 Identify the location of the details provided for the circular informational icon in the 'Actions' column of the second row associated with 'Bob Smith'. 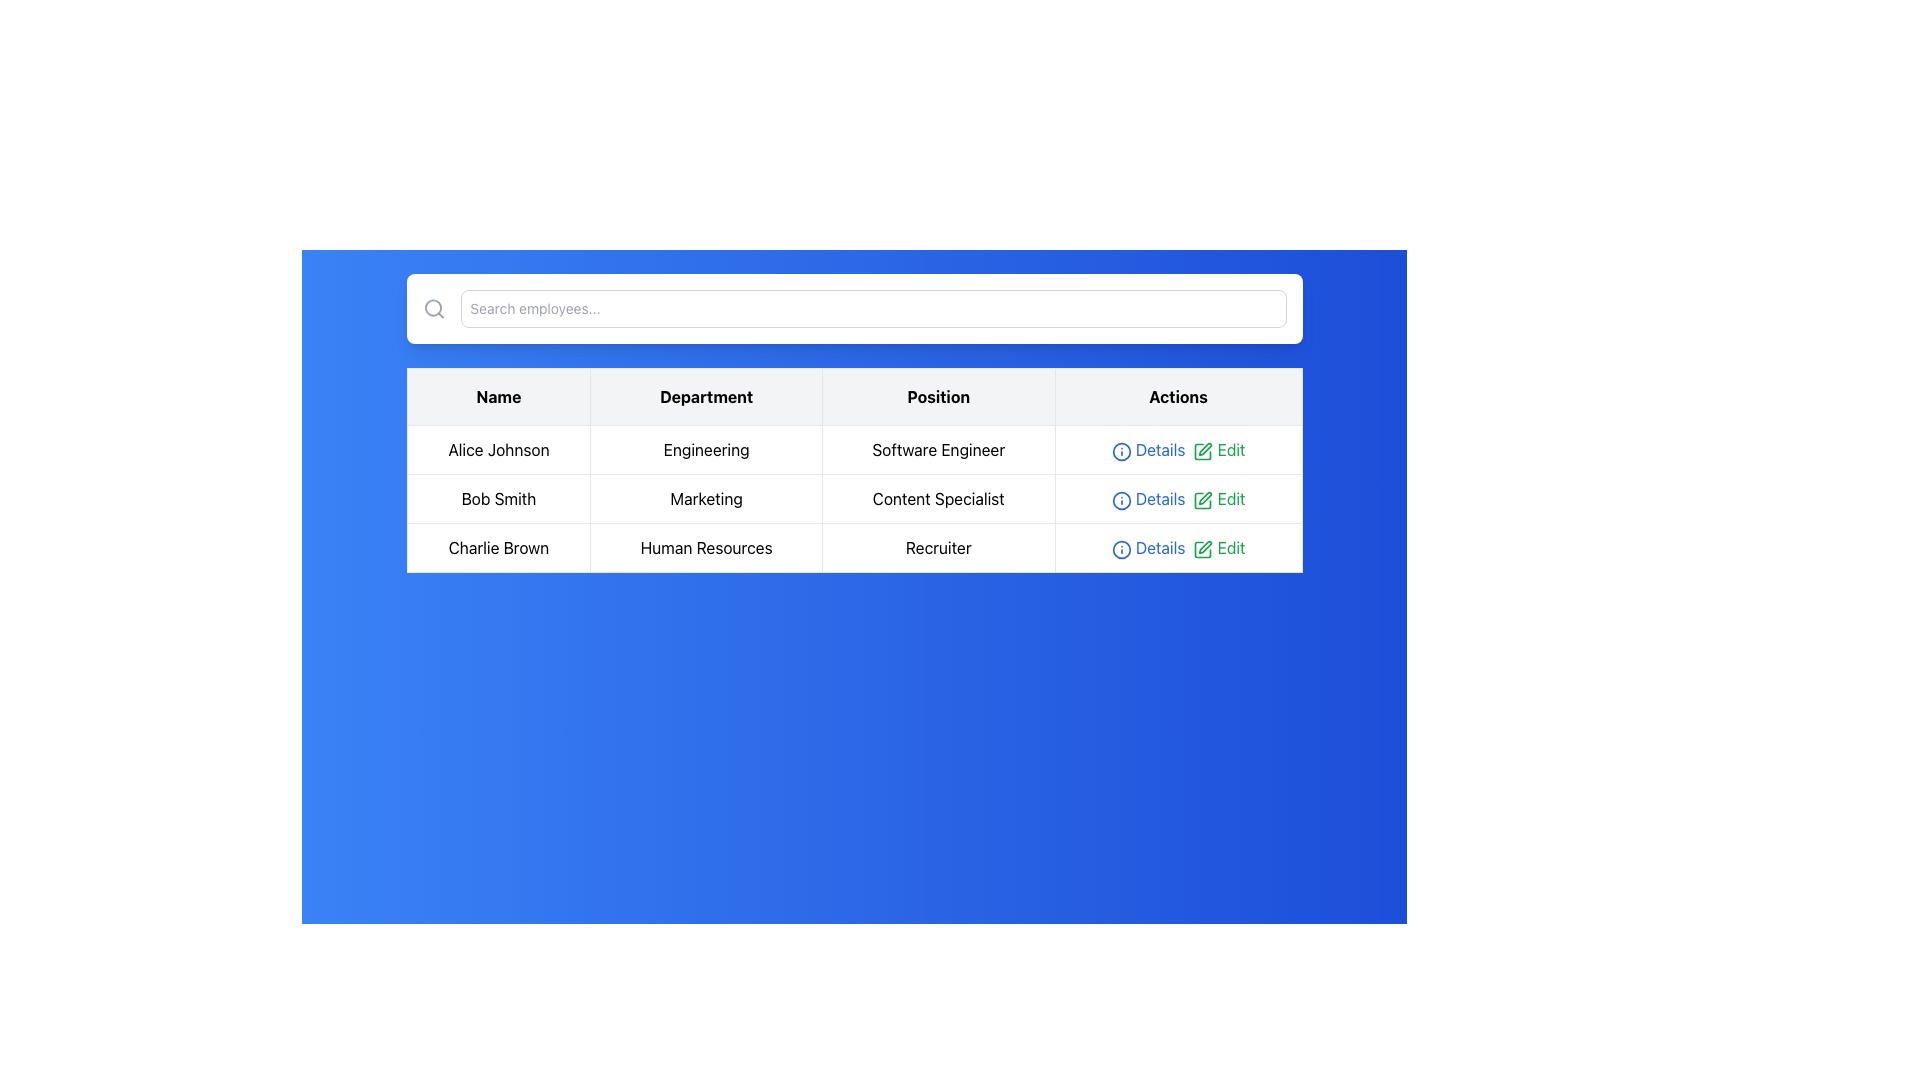
(1121, 451).